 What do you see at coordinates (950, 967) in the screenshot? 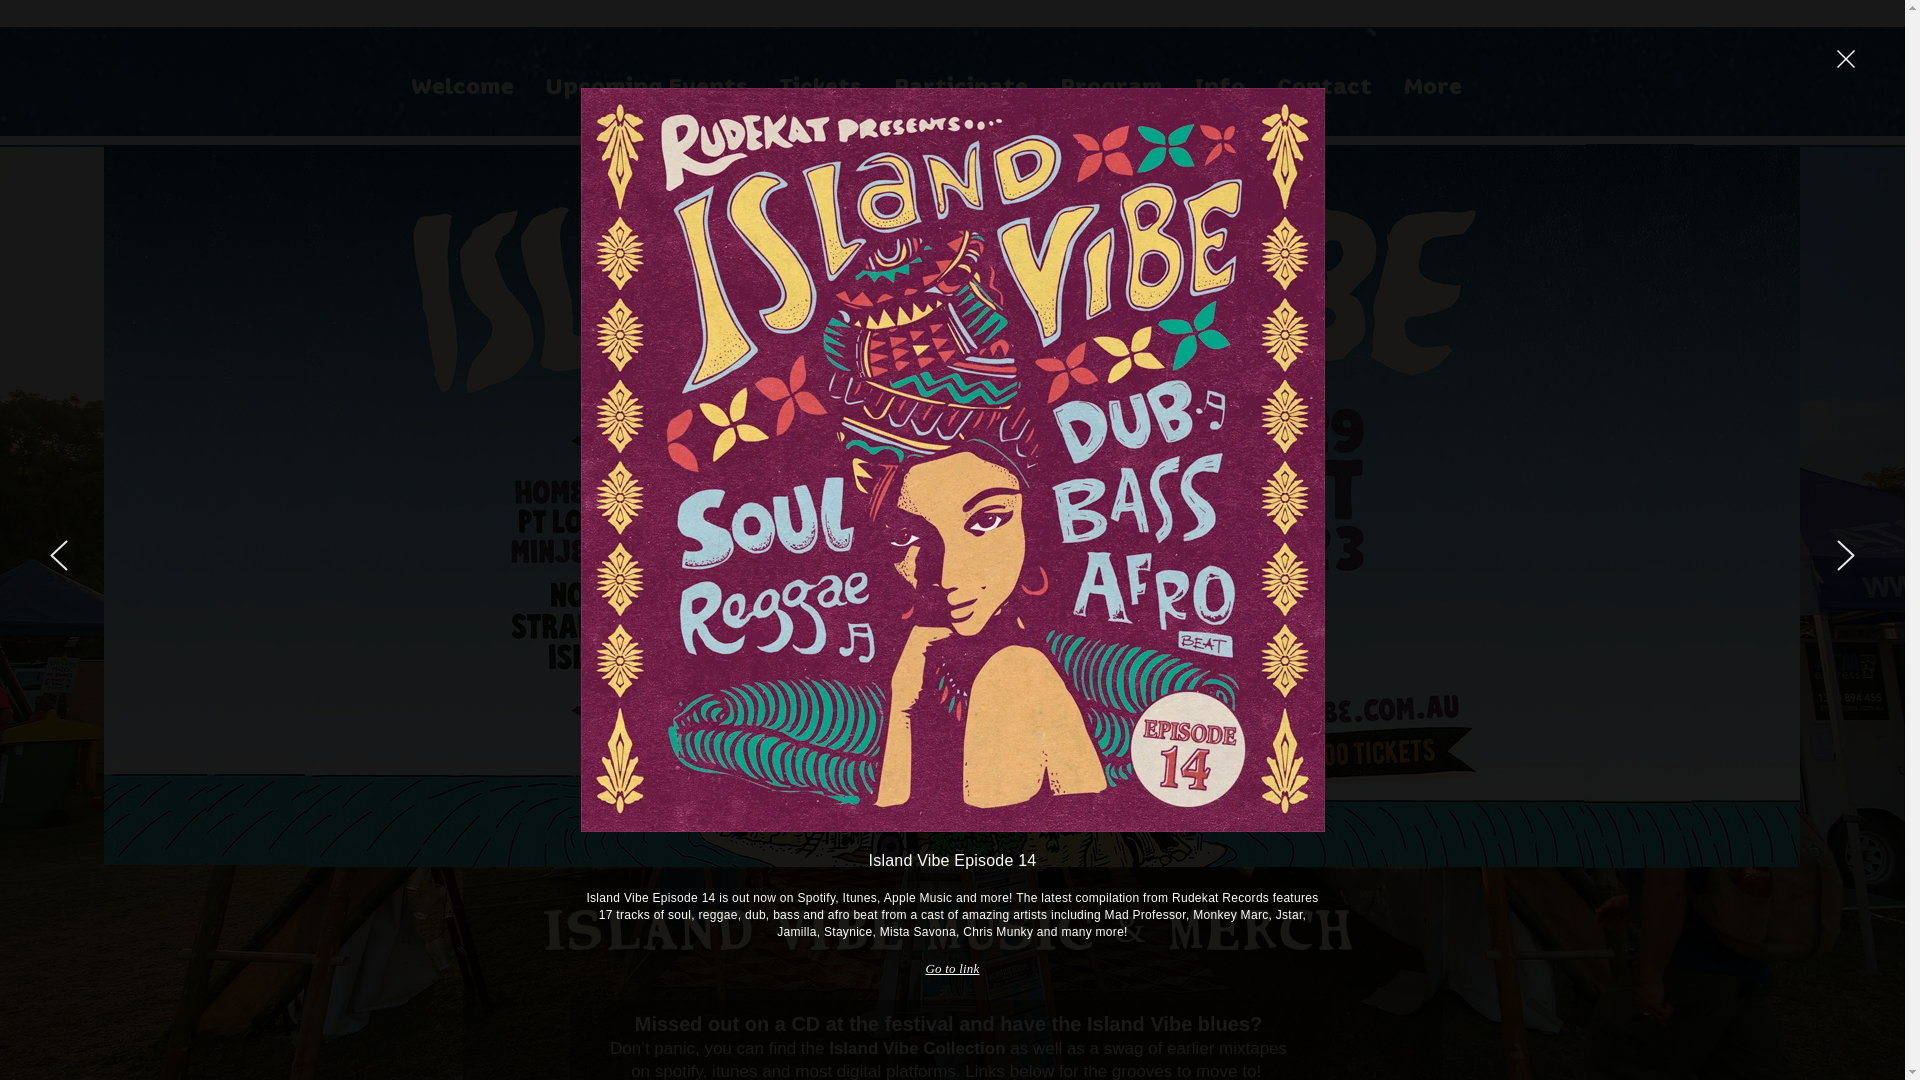
I see `'Go to link'` at bounding box center [950, 967].